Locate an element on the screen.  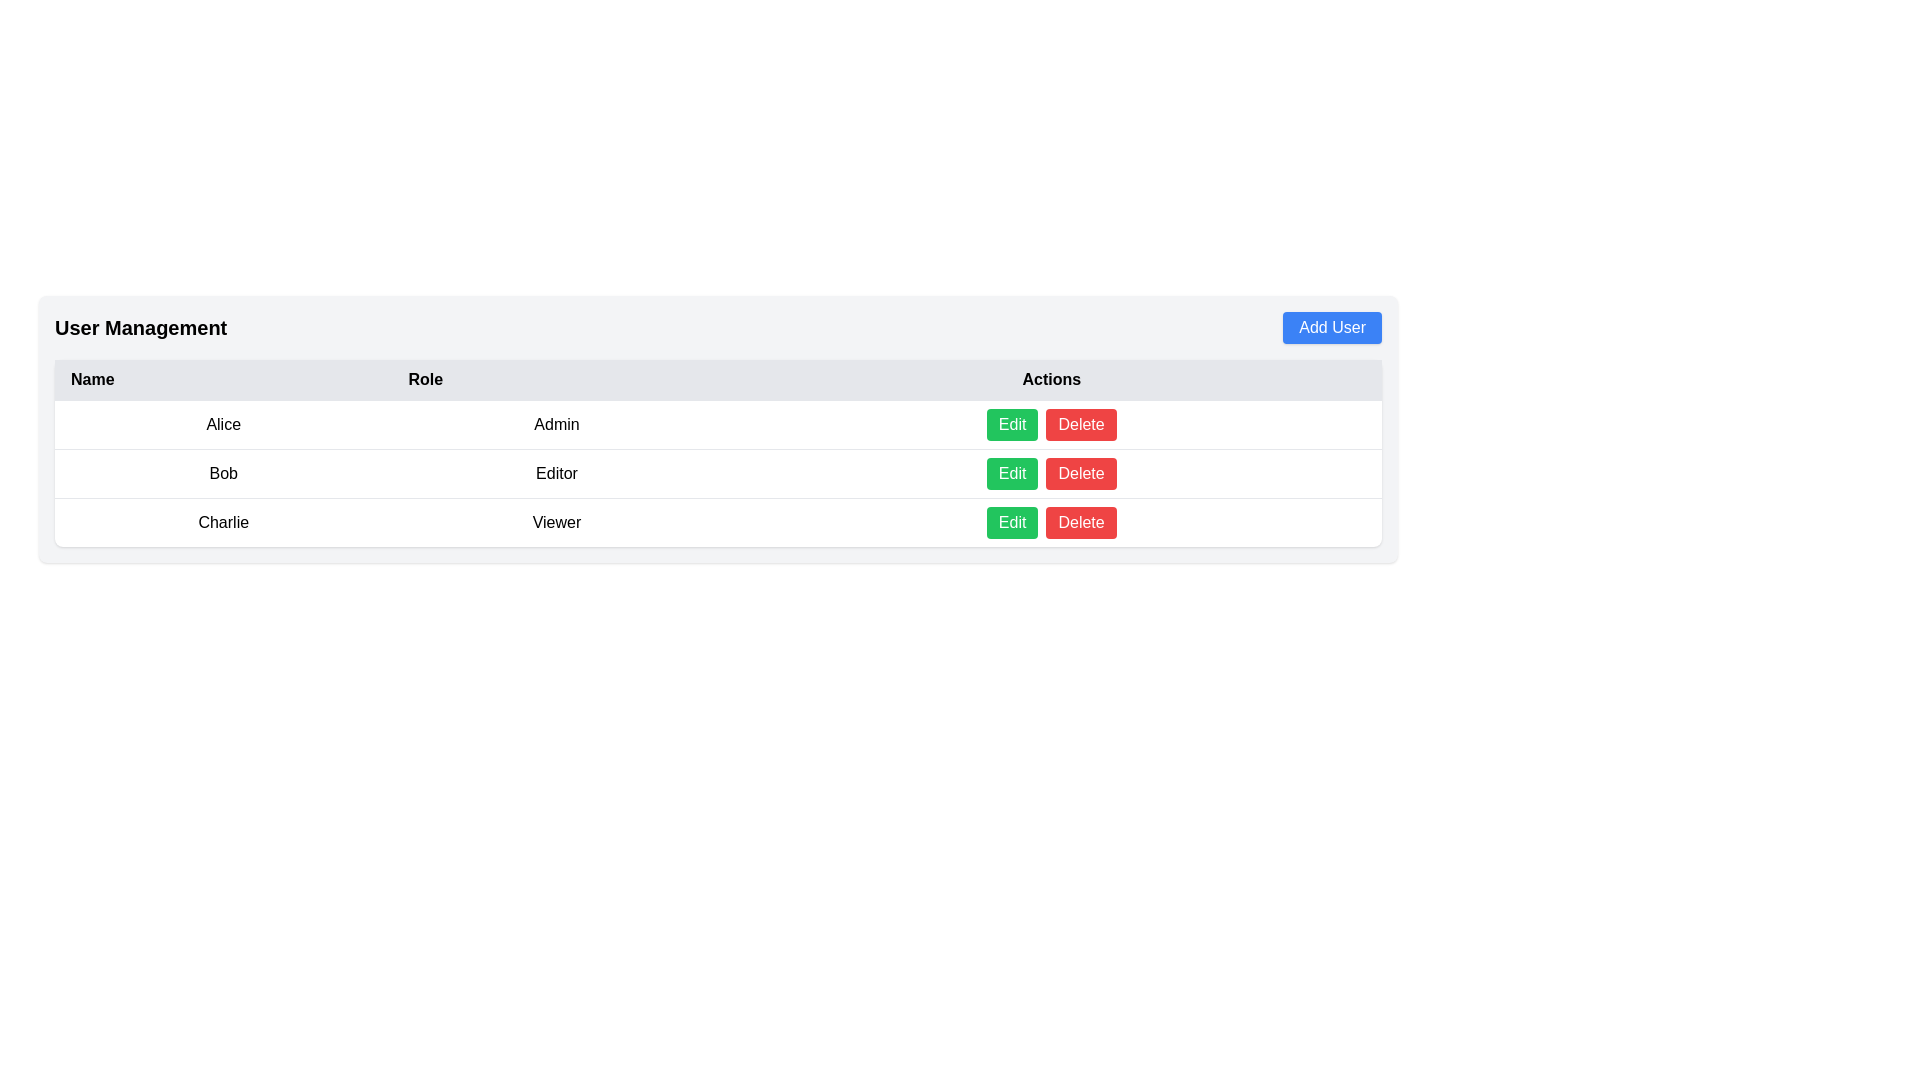
the red 'Delete' button with rounded corners and white text, located to the right of the 'Edit' button in the 'Actions' column of the first row is located at coordinates (1080, 423).